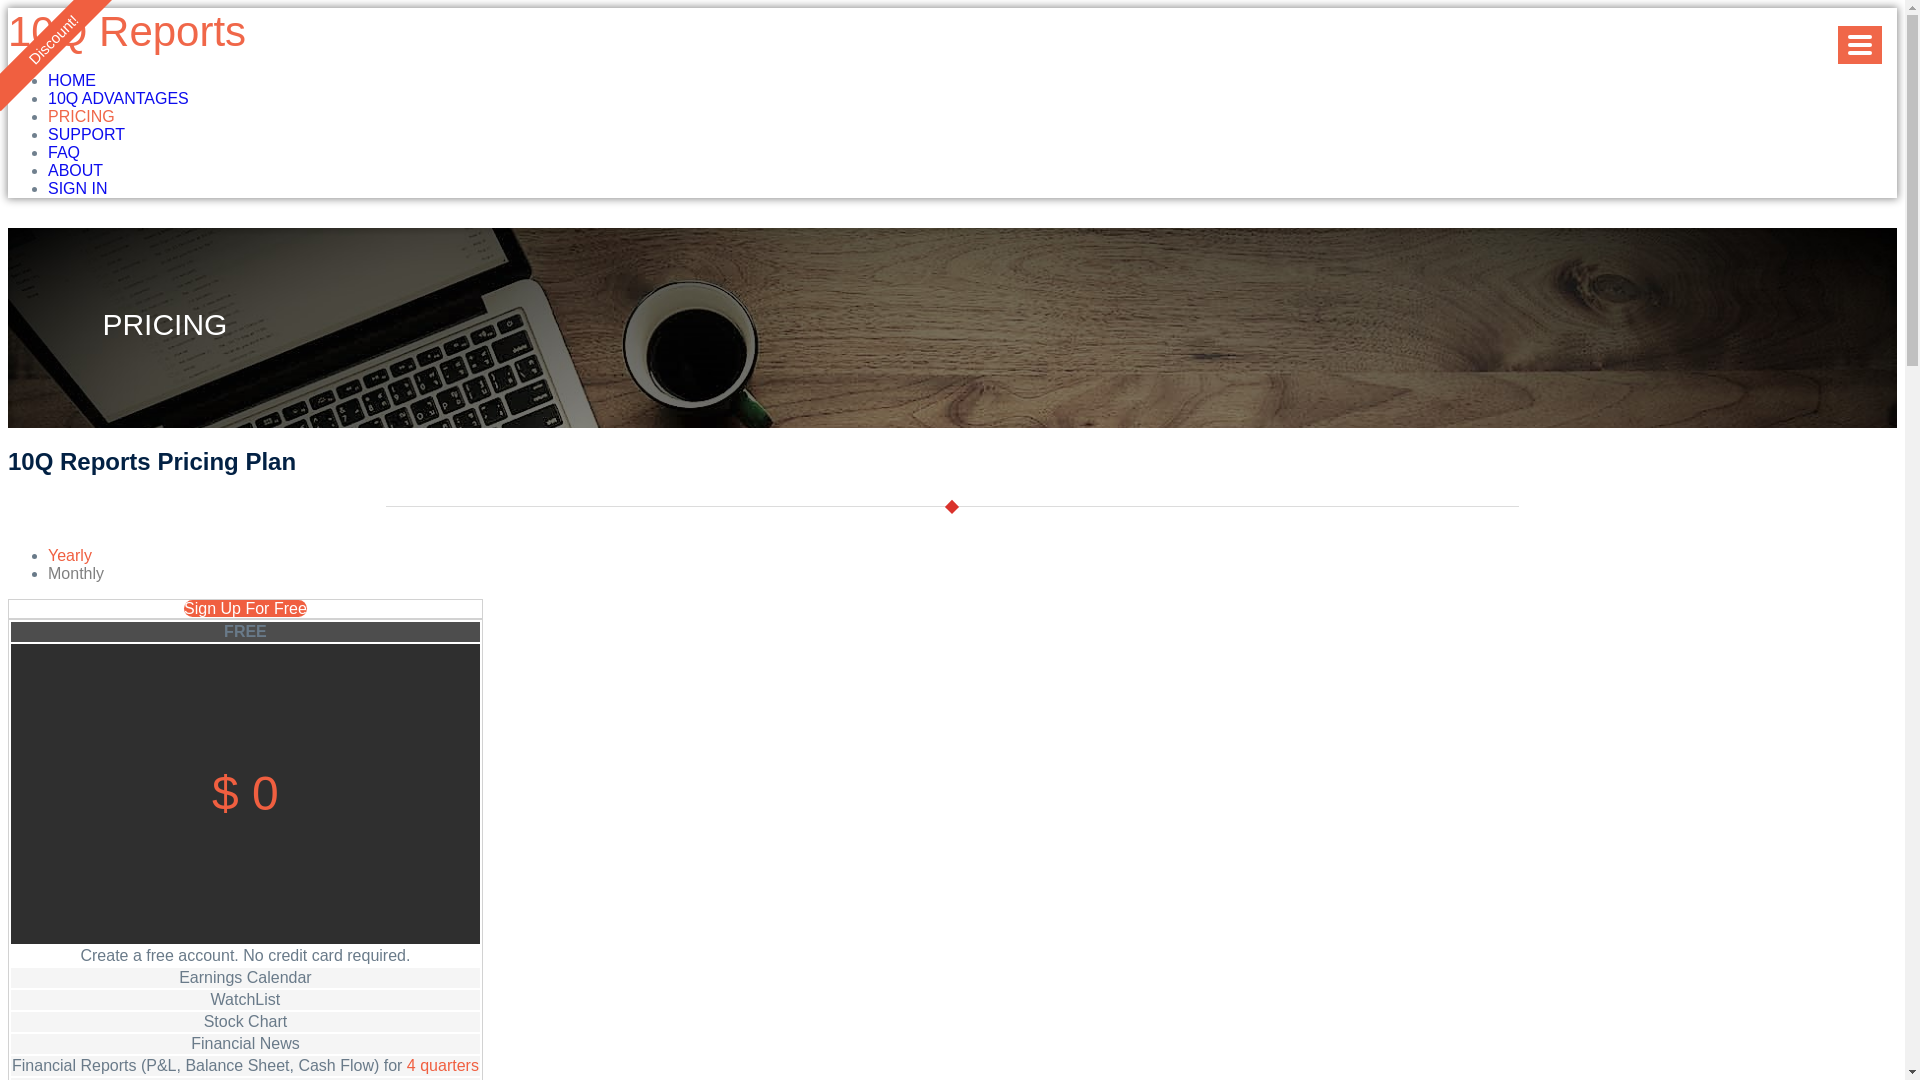 This screenshot has height=1080, width=1920. I want to click on '10Q Reports', so click(125, 31).